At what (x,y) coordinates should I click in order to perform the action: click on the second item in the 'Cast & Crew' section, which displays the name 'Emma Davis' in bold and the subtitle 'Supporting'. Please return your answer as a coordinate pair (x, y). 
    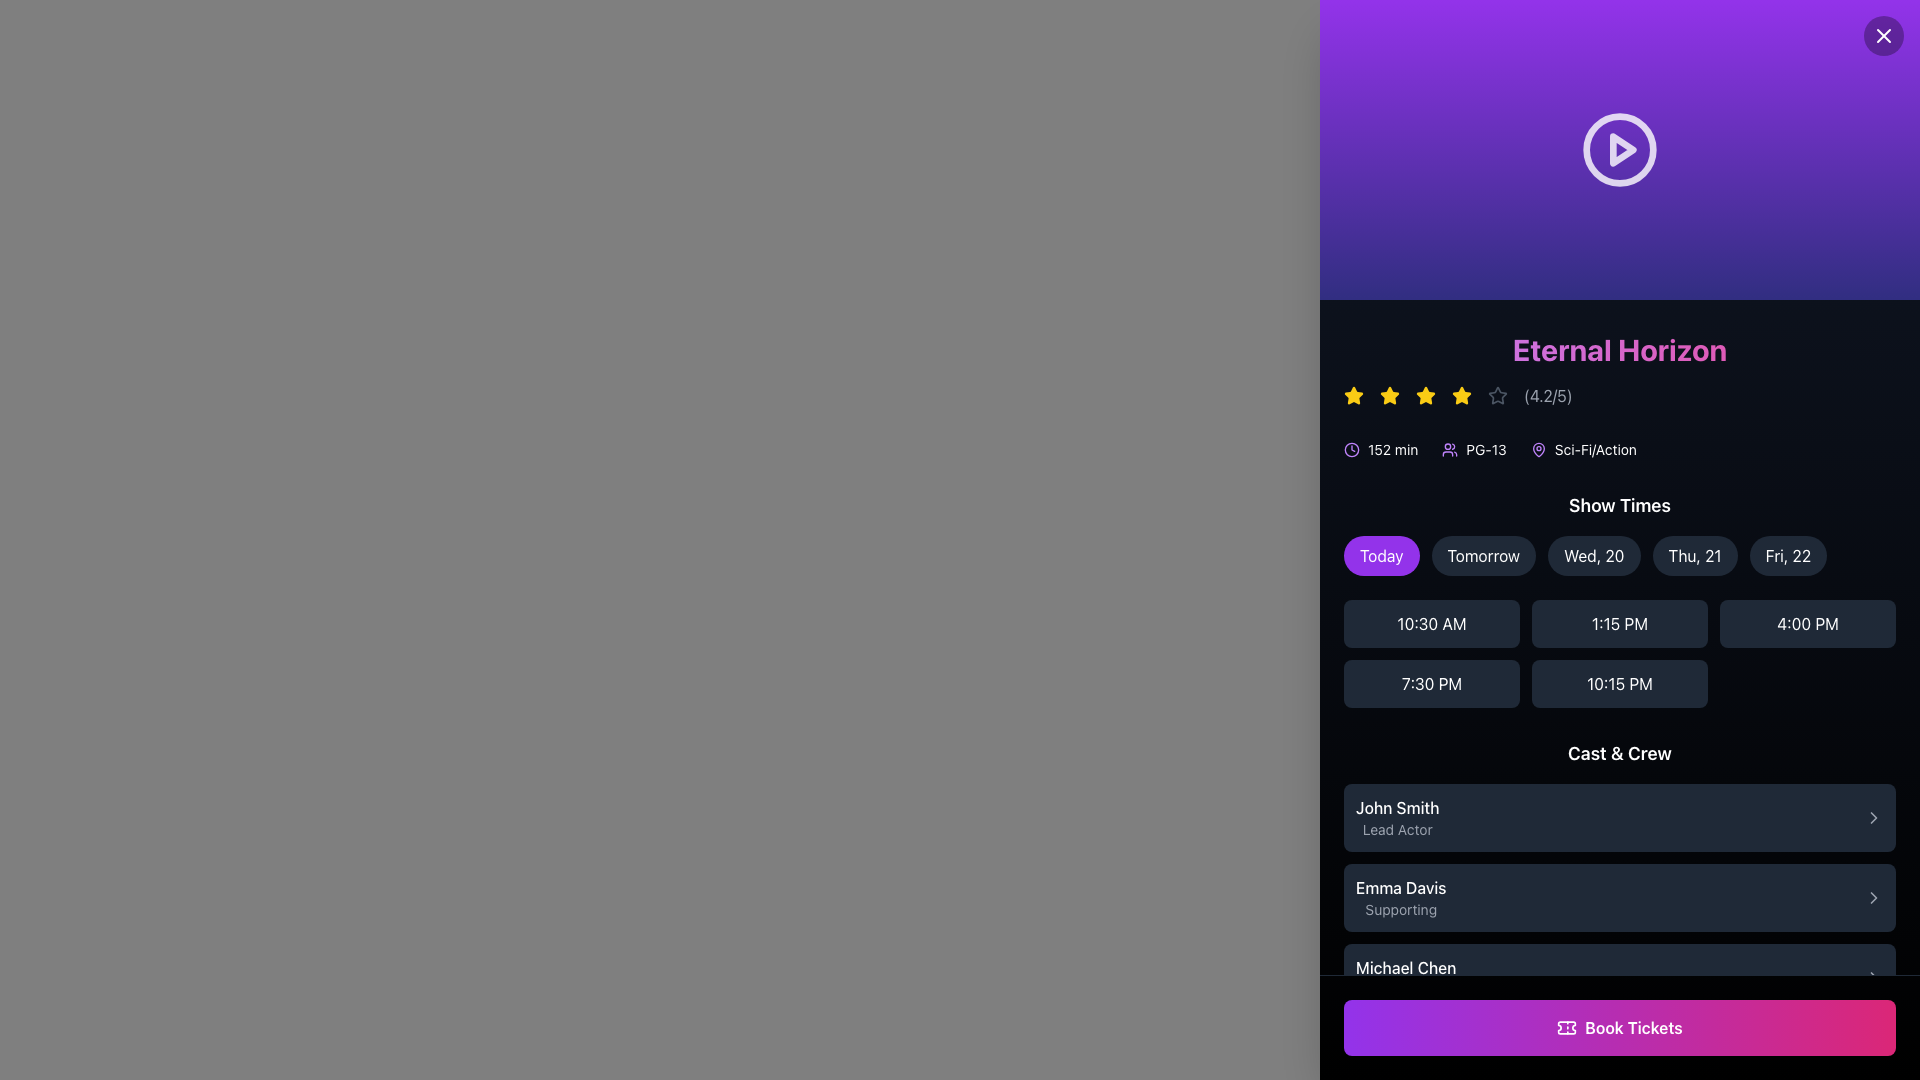
    Looking at the image, I should click on (1620, 874).